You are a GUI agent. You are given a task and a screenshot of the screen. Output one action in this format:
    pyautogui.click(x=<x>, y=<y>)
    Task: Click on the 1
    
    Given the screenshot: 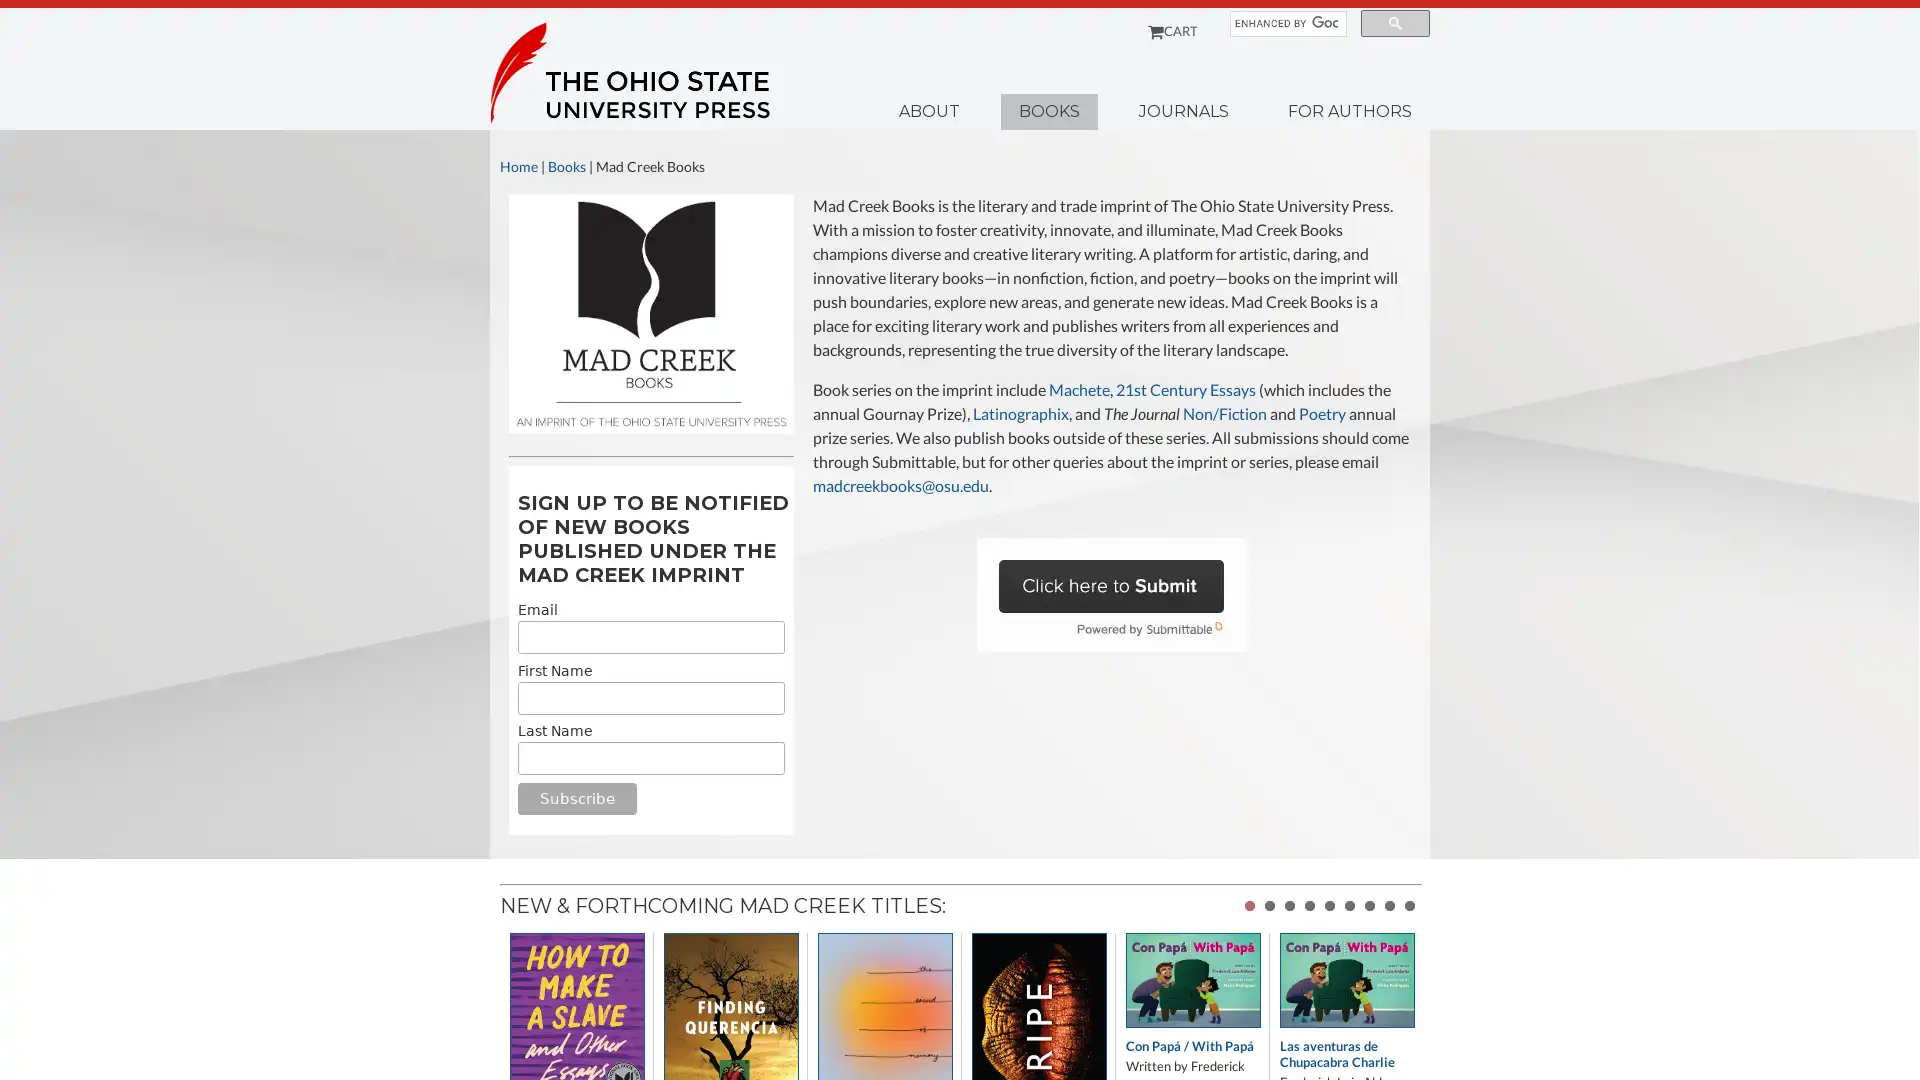 What is the action you would take?
    pyautogui.click(x=1248, y=906)
    